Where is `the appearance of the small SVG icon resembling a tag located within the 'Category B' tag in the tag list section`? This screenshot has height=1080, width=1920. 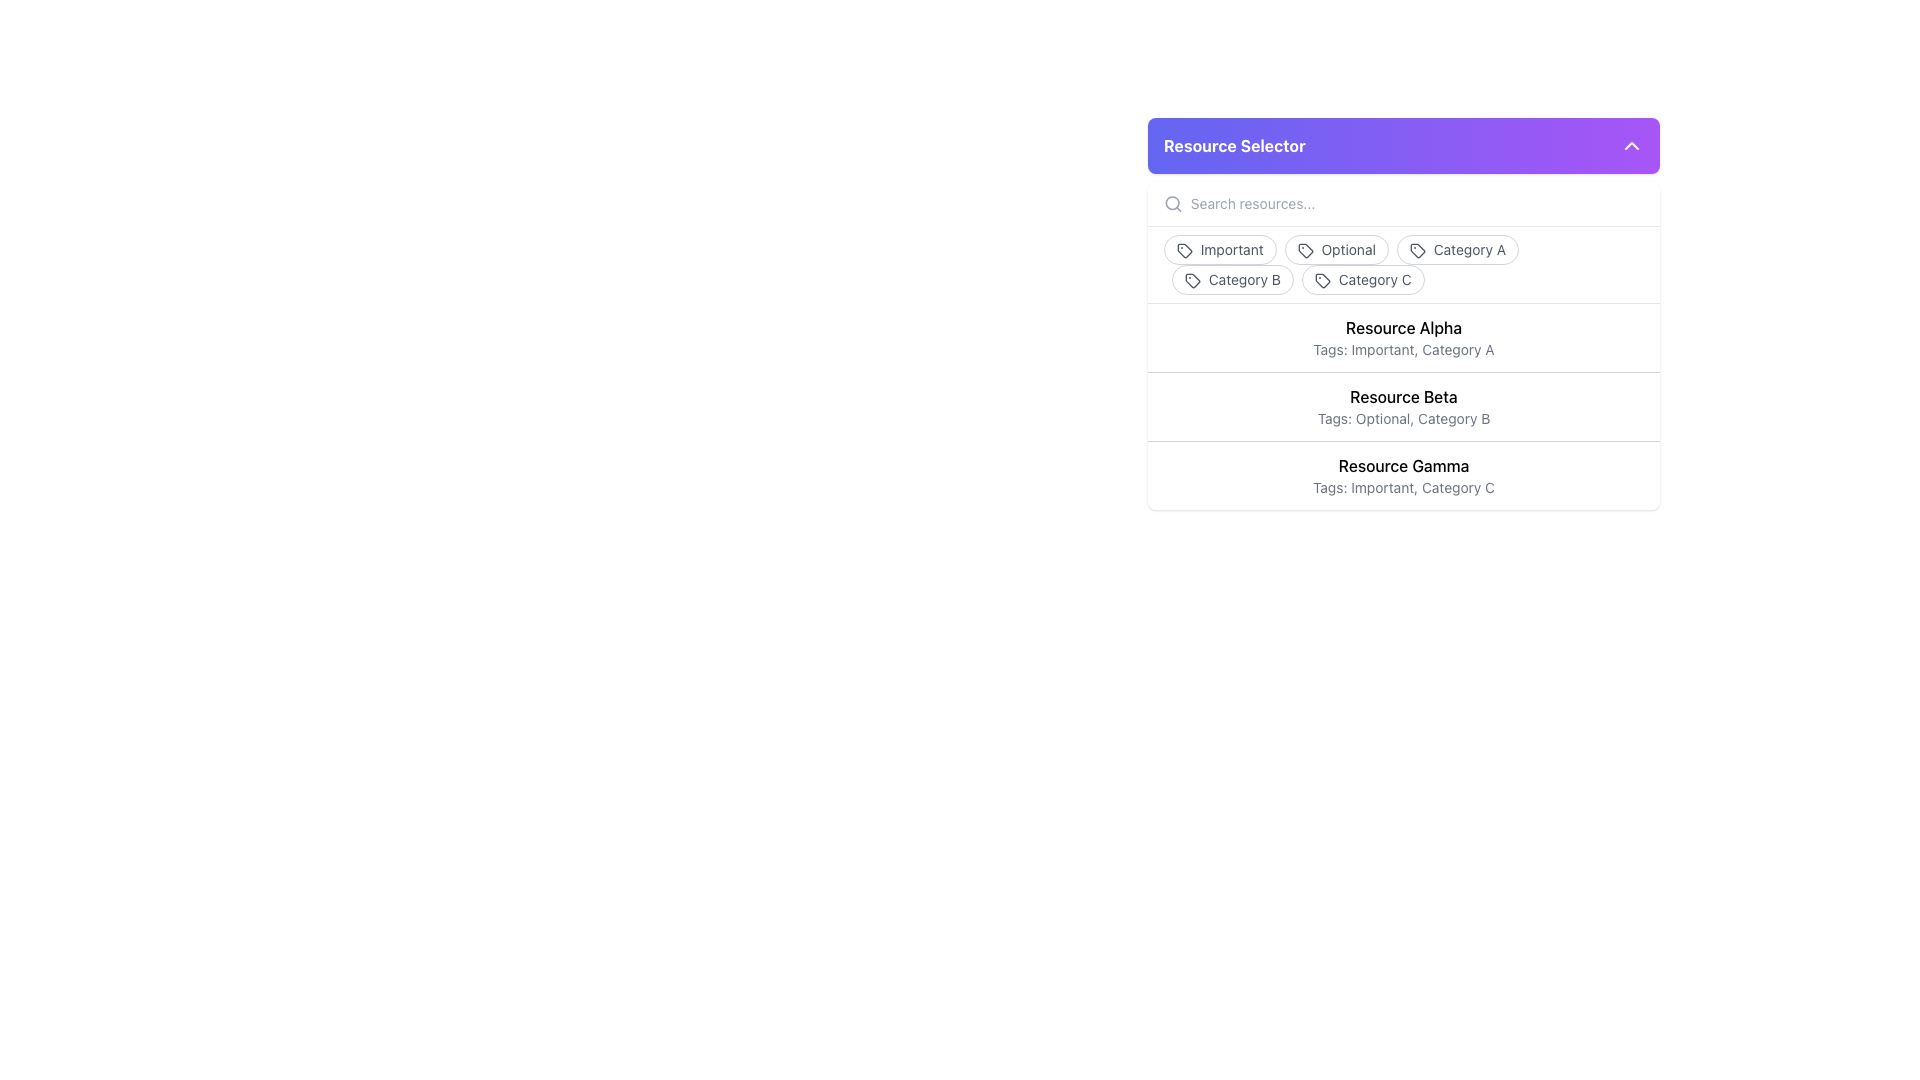
the appearance of the small SVG icon resembling a tag located within the 'Category B' tag in the tag list section is located at coordinates (1193, 281).